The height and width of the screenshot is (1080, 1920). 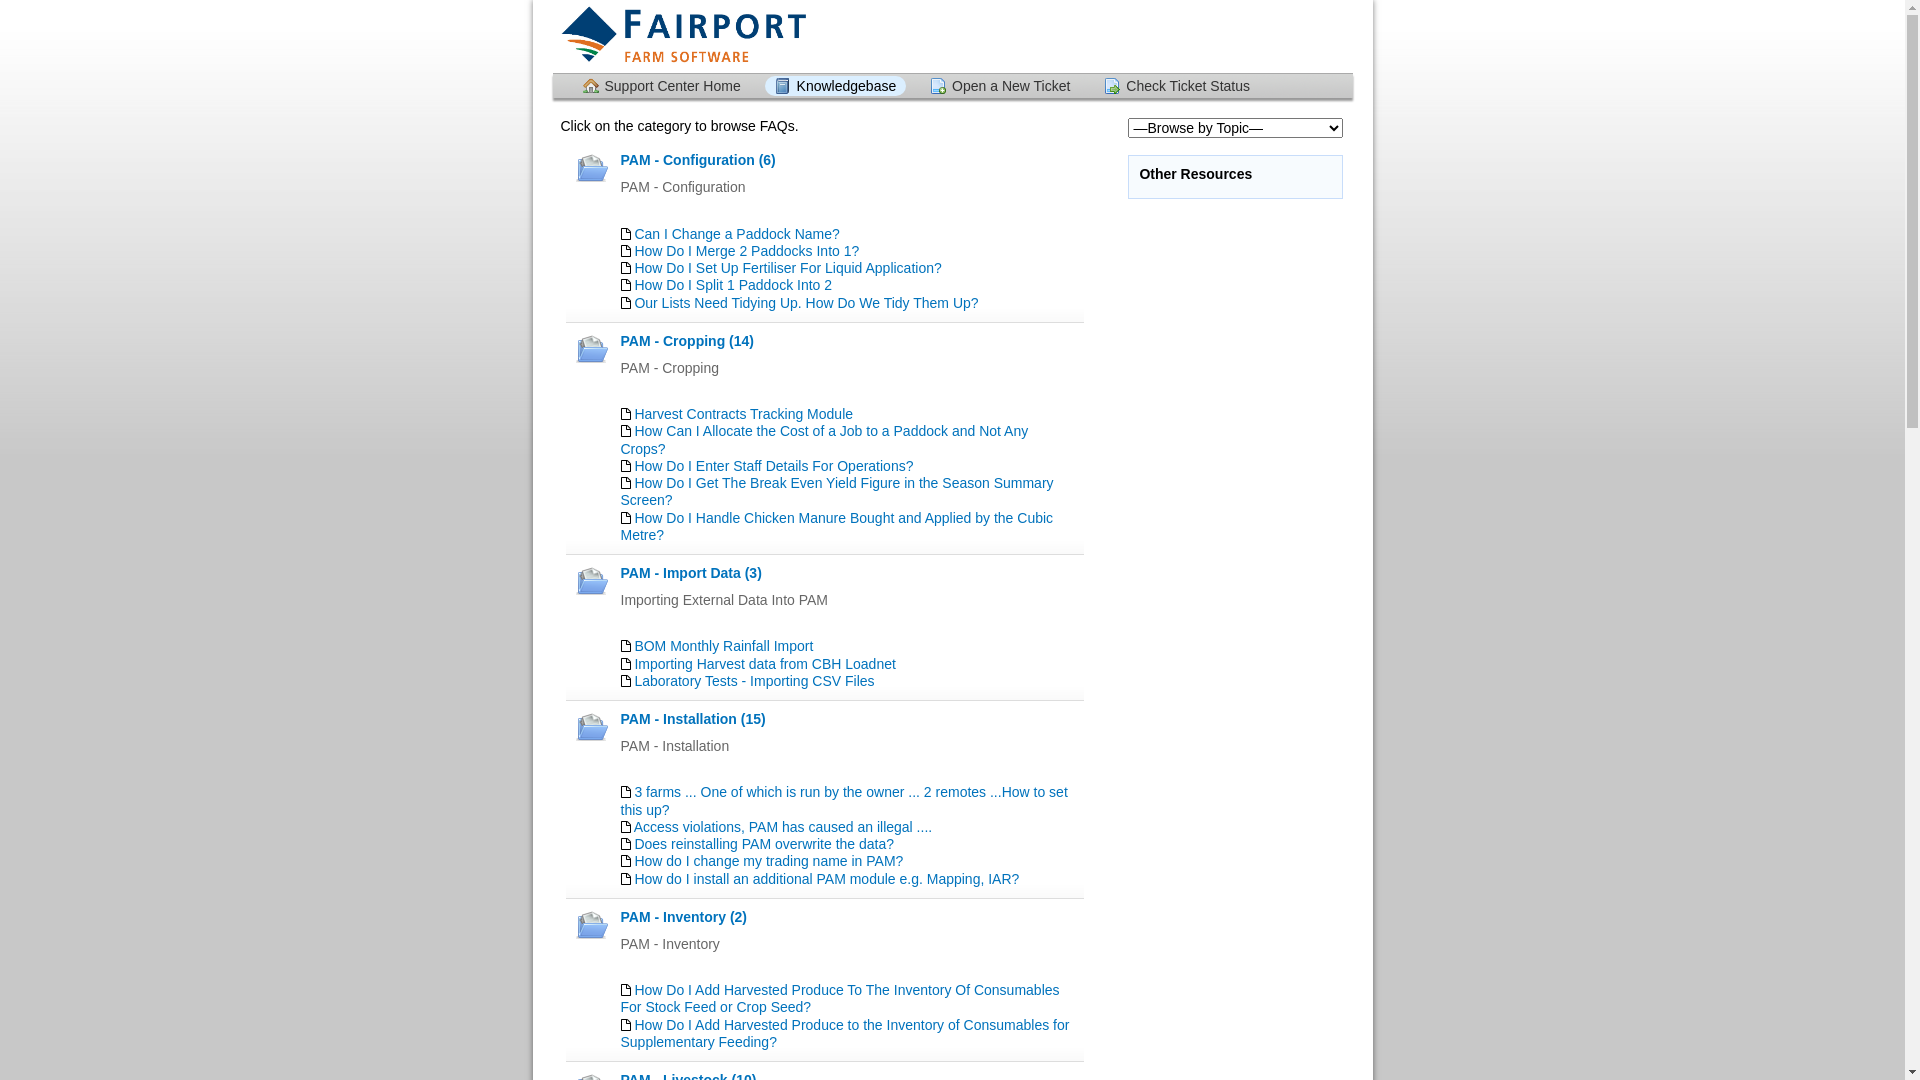 What do you see at coordinates (735, 233) in the screenshot?
I see `'Can I Change a Paddock Name?'` at bounding box center [735, 233].